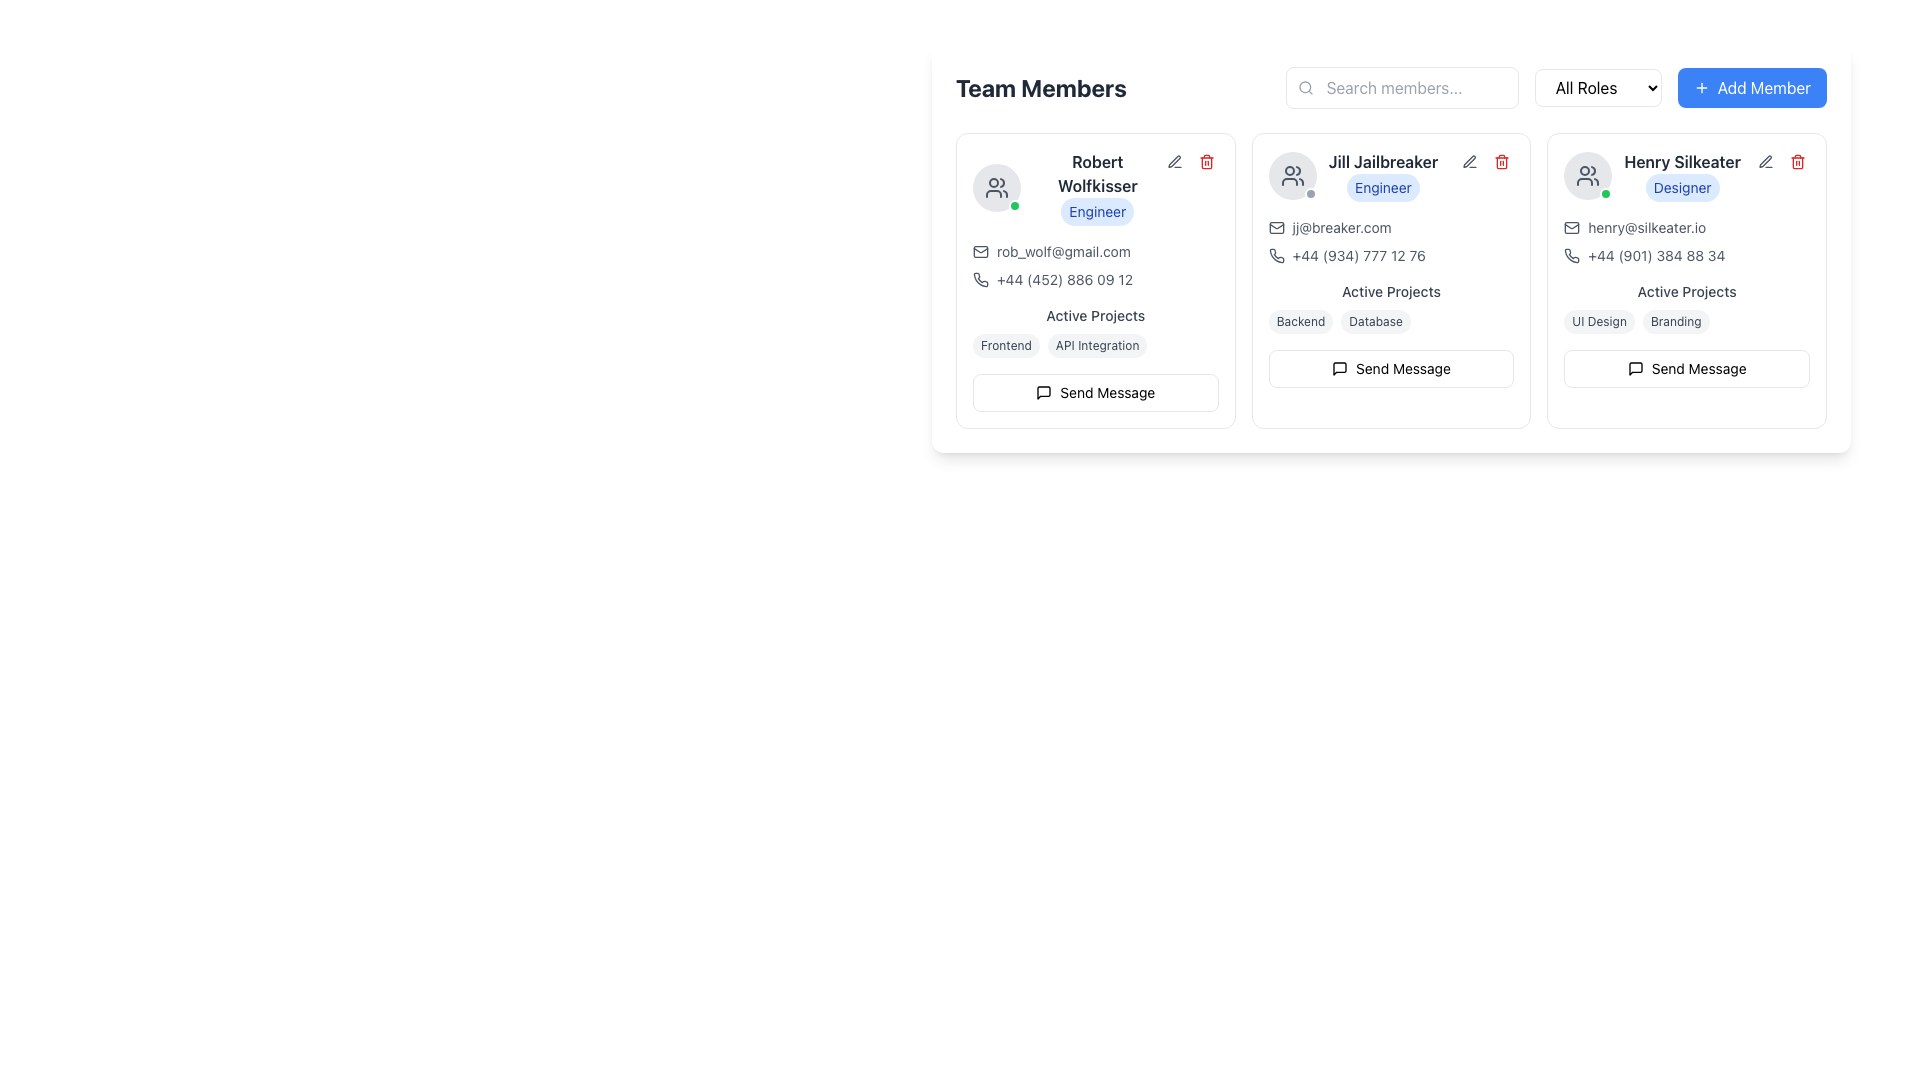  Describe the element at coordinates (1094, 250) in the screenshot. I see `the clickable text hyperlink displaying the email address 'rob_wolf@gmail.com'` at that location.